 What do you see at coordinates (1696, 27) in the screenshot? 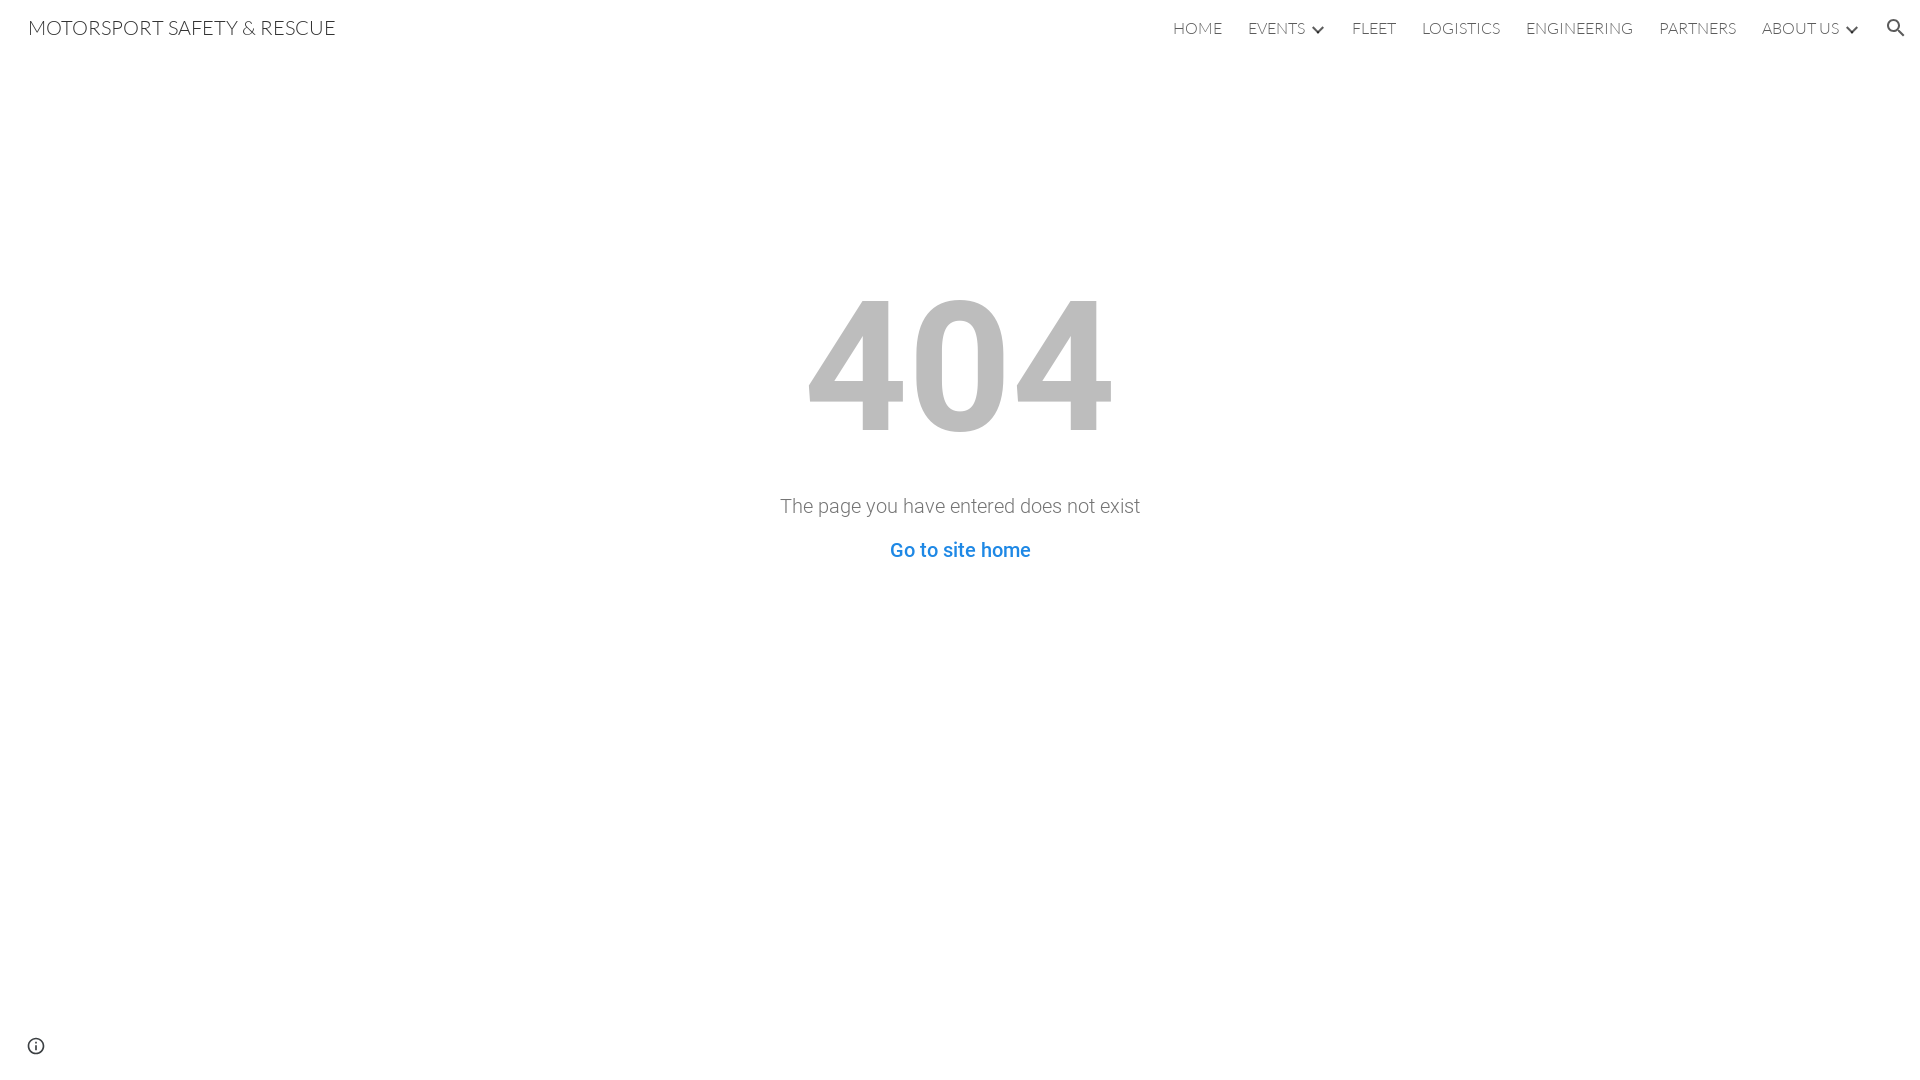
I see `'PARTNERS'` at bounding box center [1696, 27].